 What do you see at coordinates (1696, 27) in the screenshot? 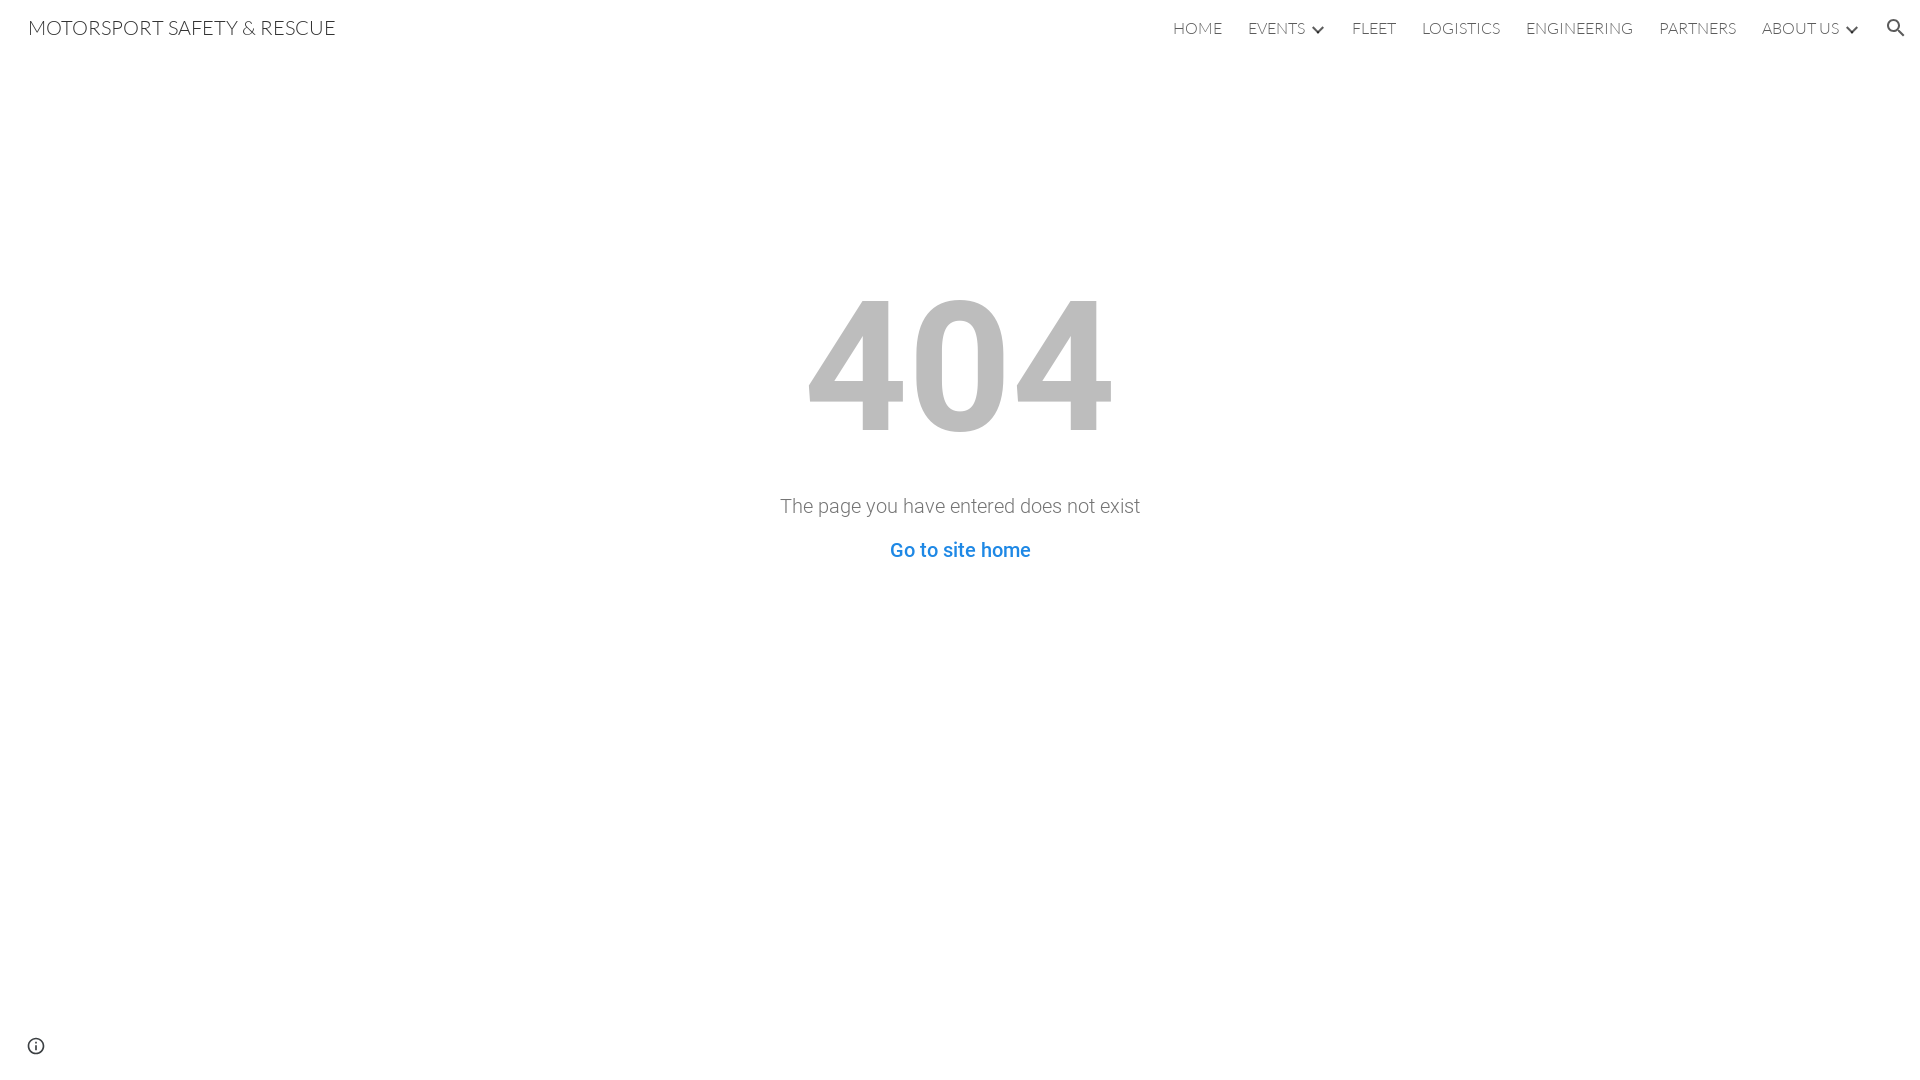
I see `'PARTNERS'` at bounding box center [1696, 27].